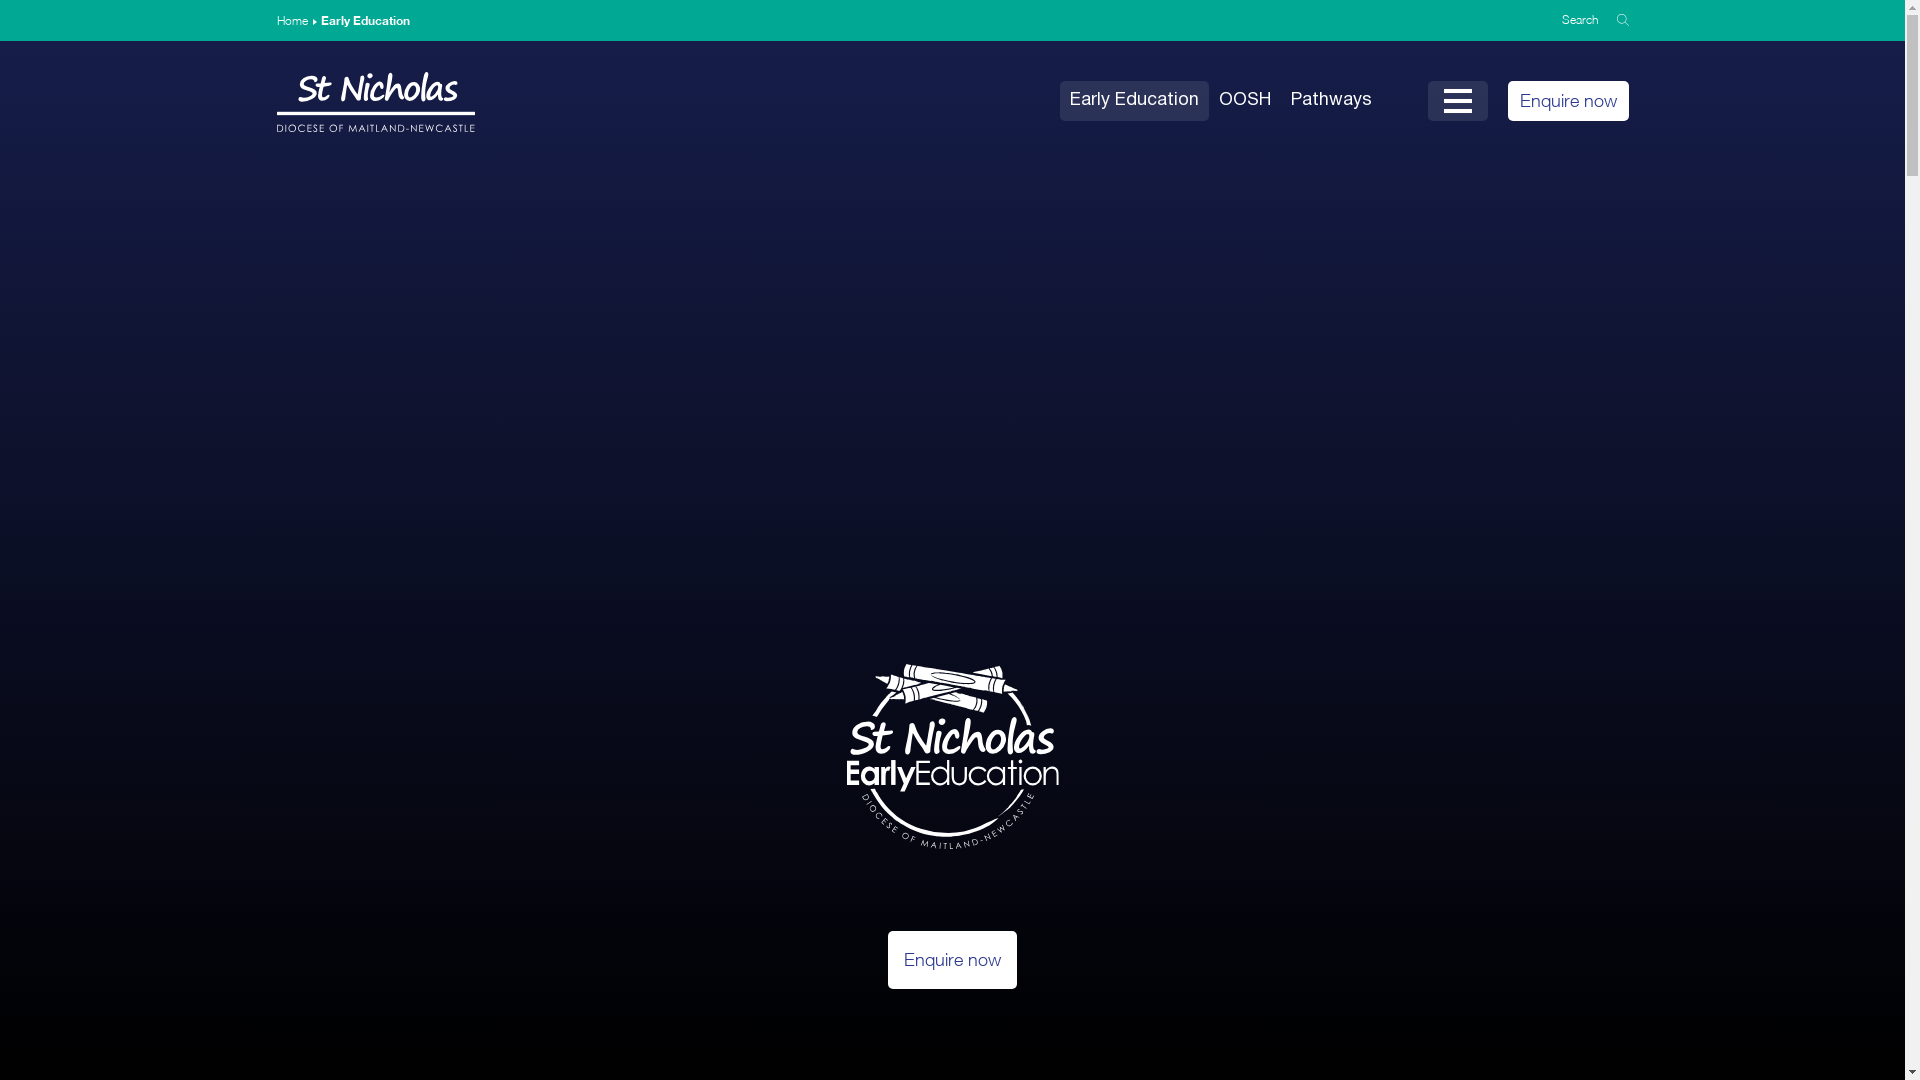  Describe the element at coordinates (274, 20) in the screenshot. I see `'Home'` at that location.